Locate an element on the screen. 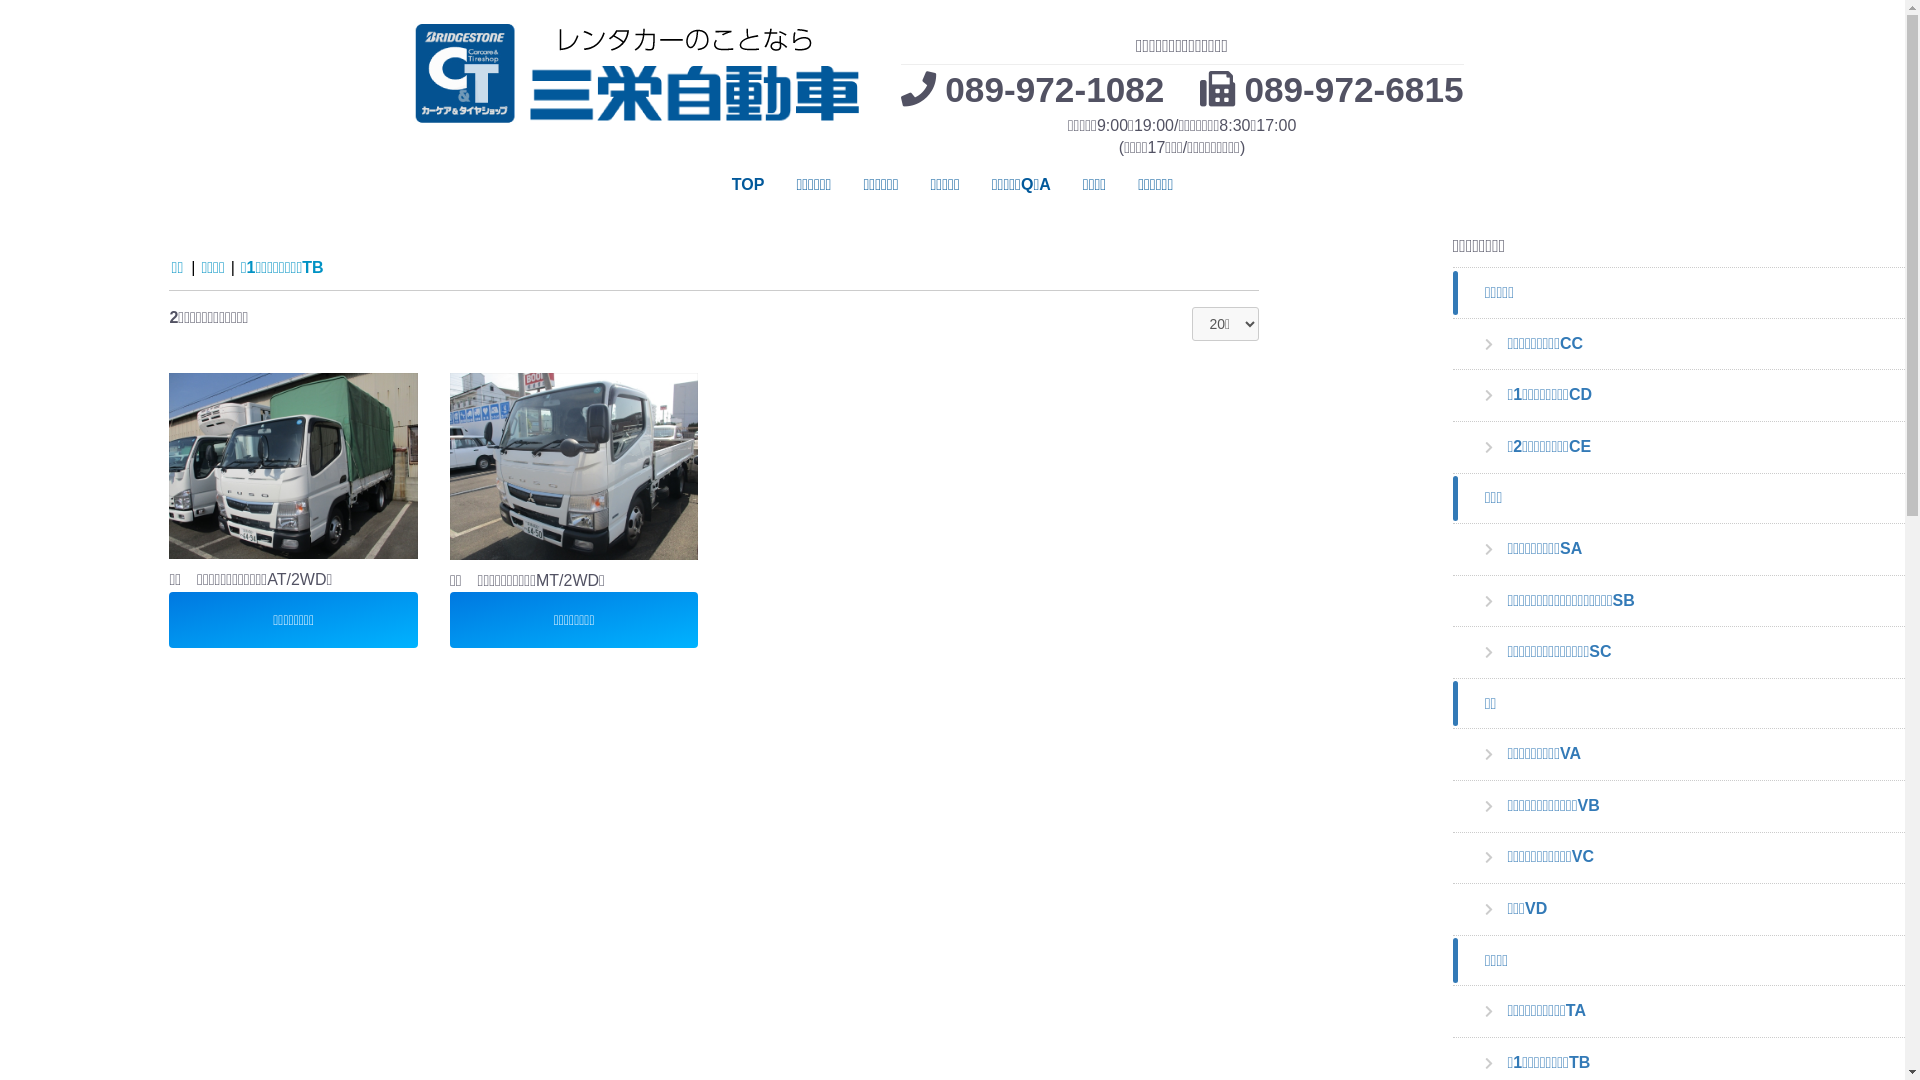  'TOP' is located at coordinates (747, 185).